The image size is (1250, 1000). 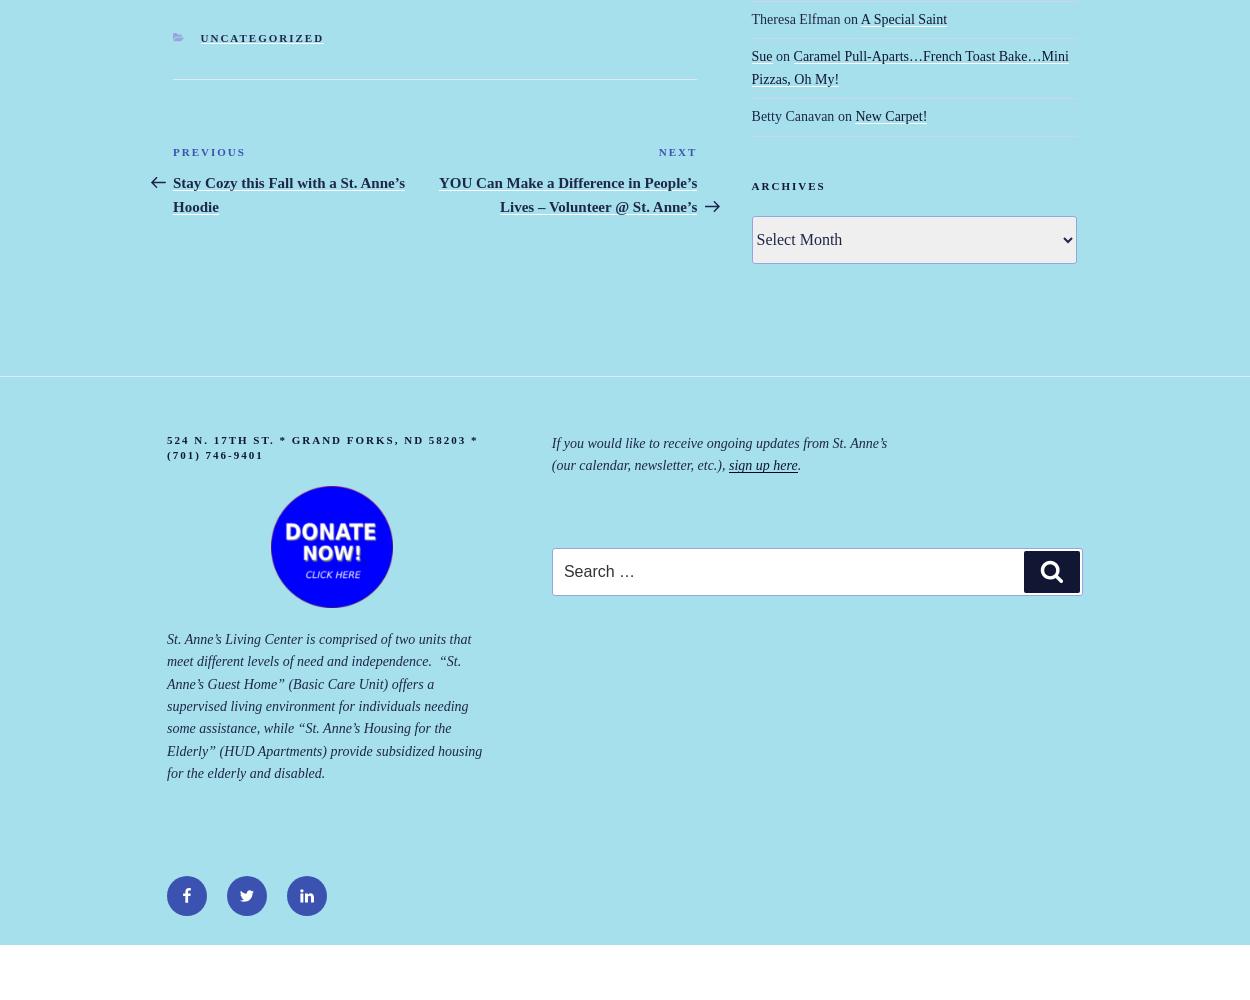 I want to click on 'sign up here', so click(x=763, y=464).